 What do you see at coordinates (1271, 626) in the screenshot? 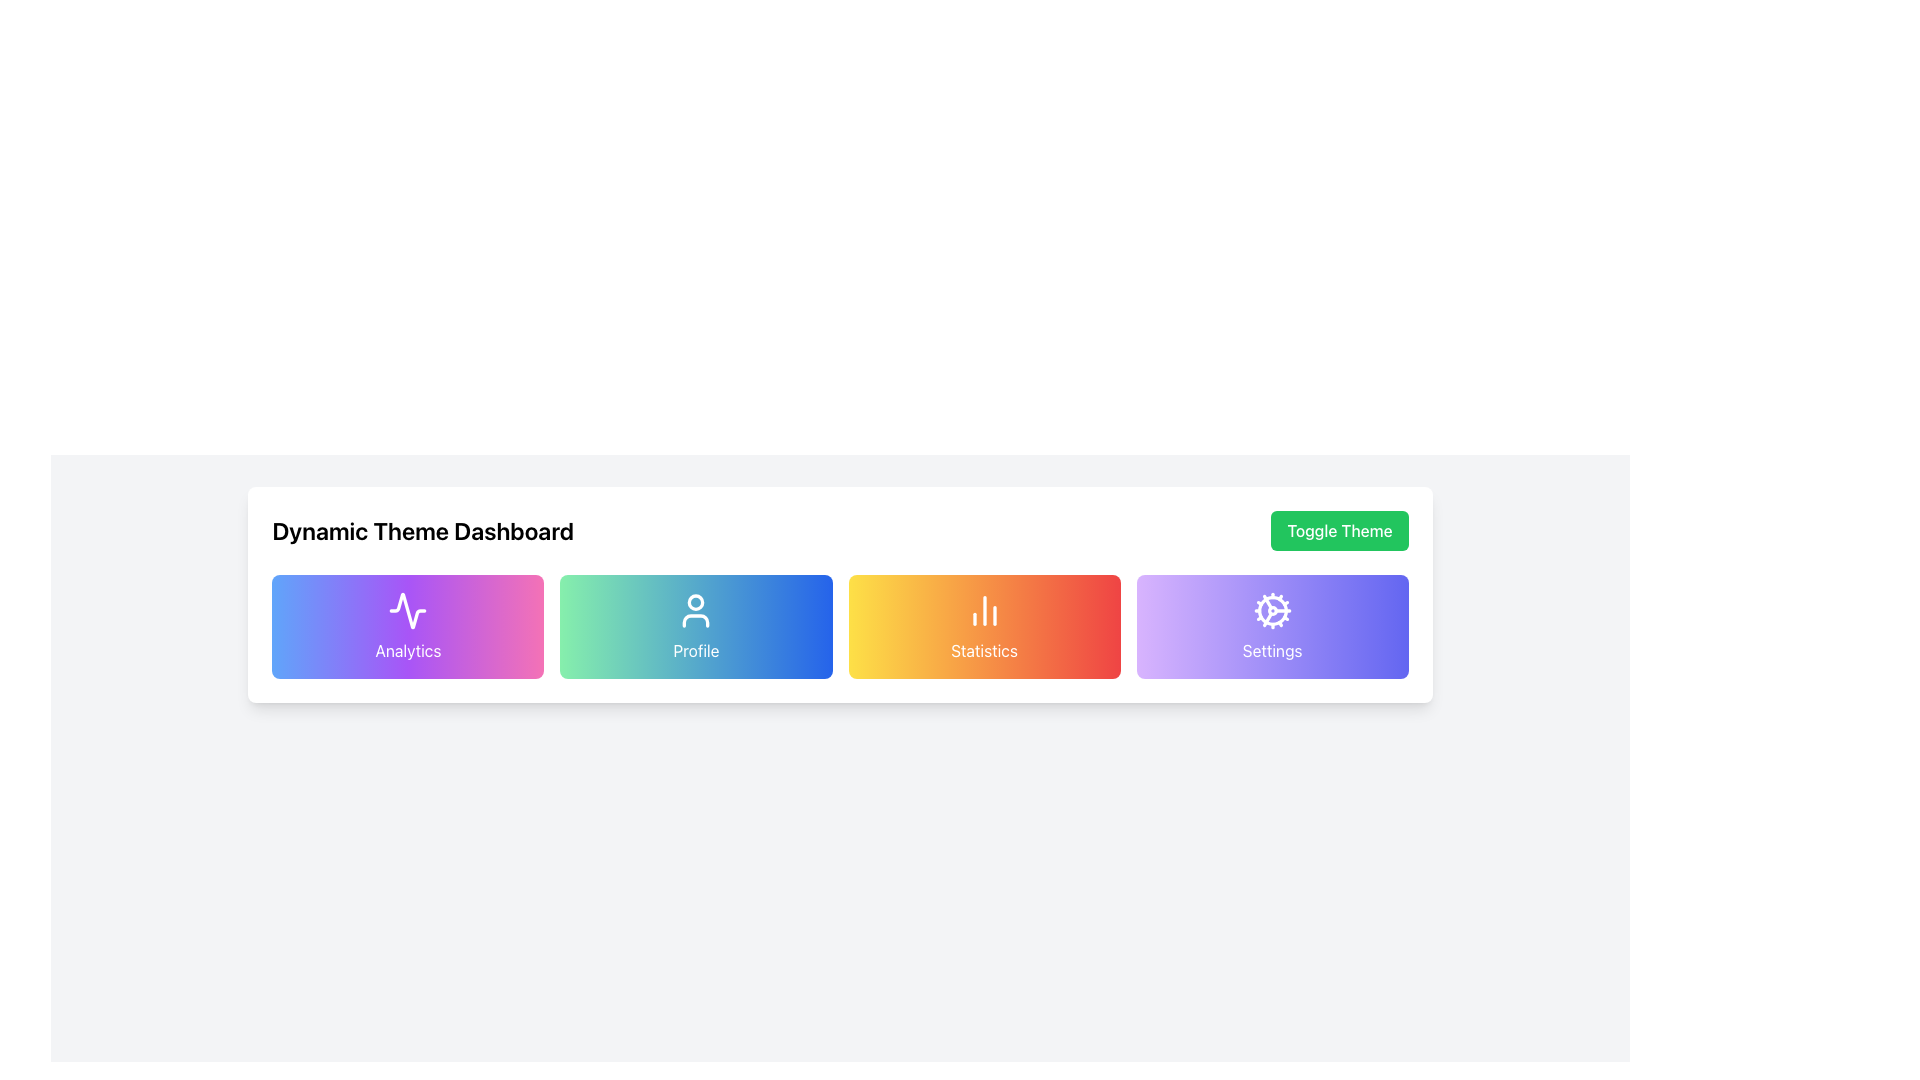
I see `the 'Settings' card which is the fourth card in a grid of four cards, located to the right of the 'Statistics' card and below the 'Toggle Theme' button` at bounding box center [1271, 626].